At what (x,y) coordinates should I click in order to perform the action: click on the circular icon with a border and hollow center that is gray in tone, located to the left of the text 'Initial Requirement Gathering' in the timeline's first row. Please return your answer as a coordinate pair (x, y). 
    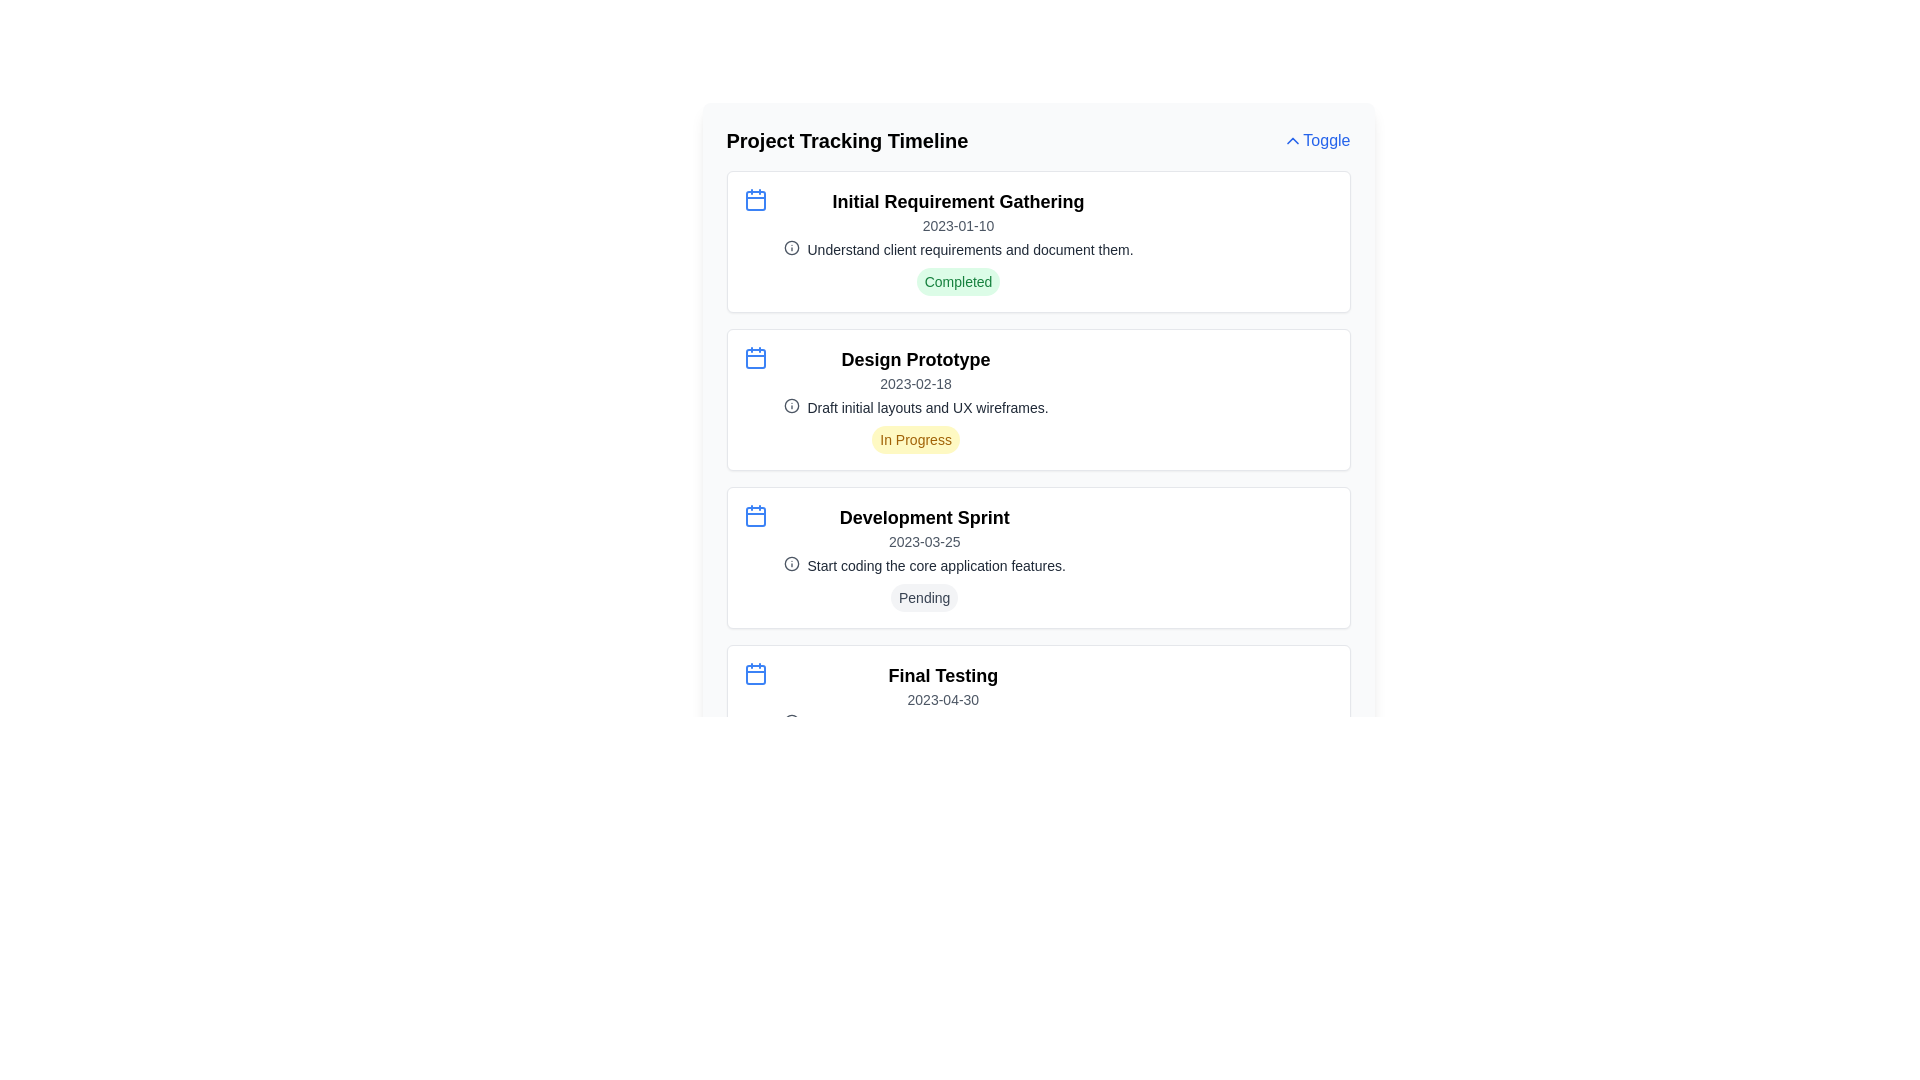
    Looking at the image, I should click on (790, 405).